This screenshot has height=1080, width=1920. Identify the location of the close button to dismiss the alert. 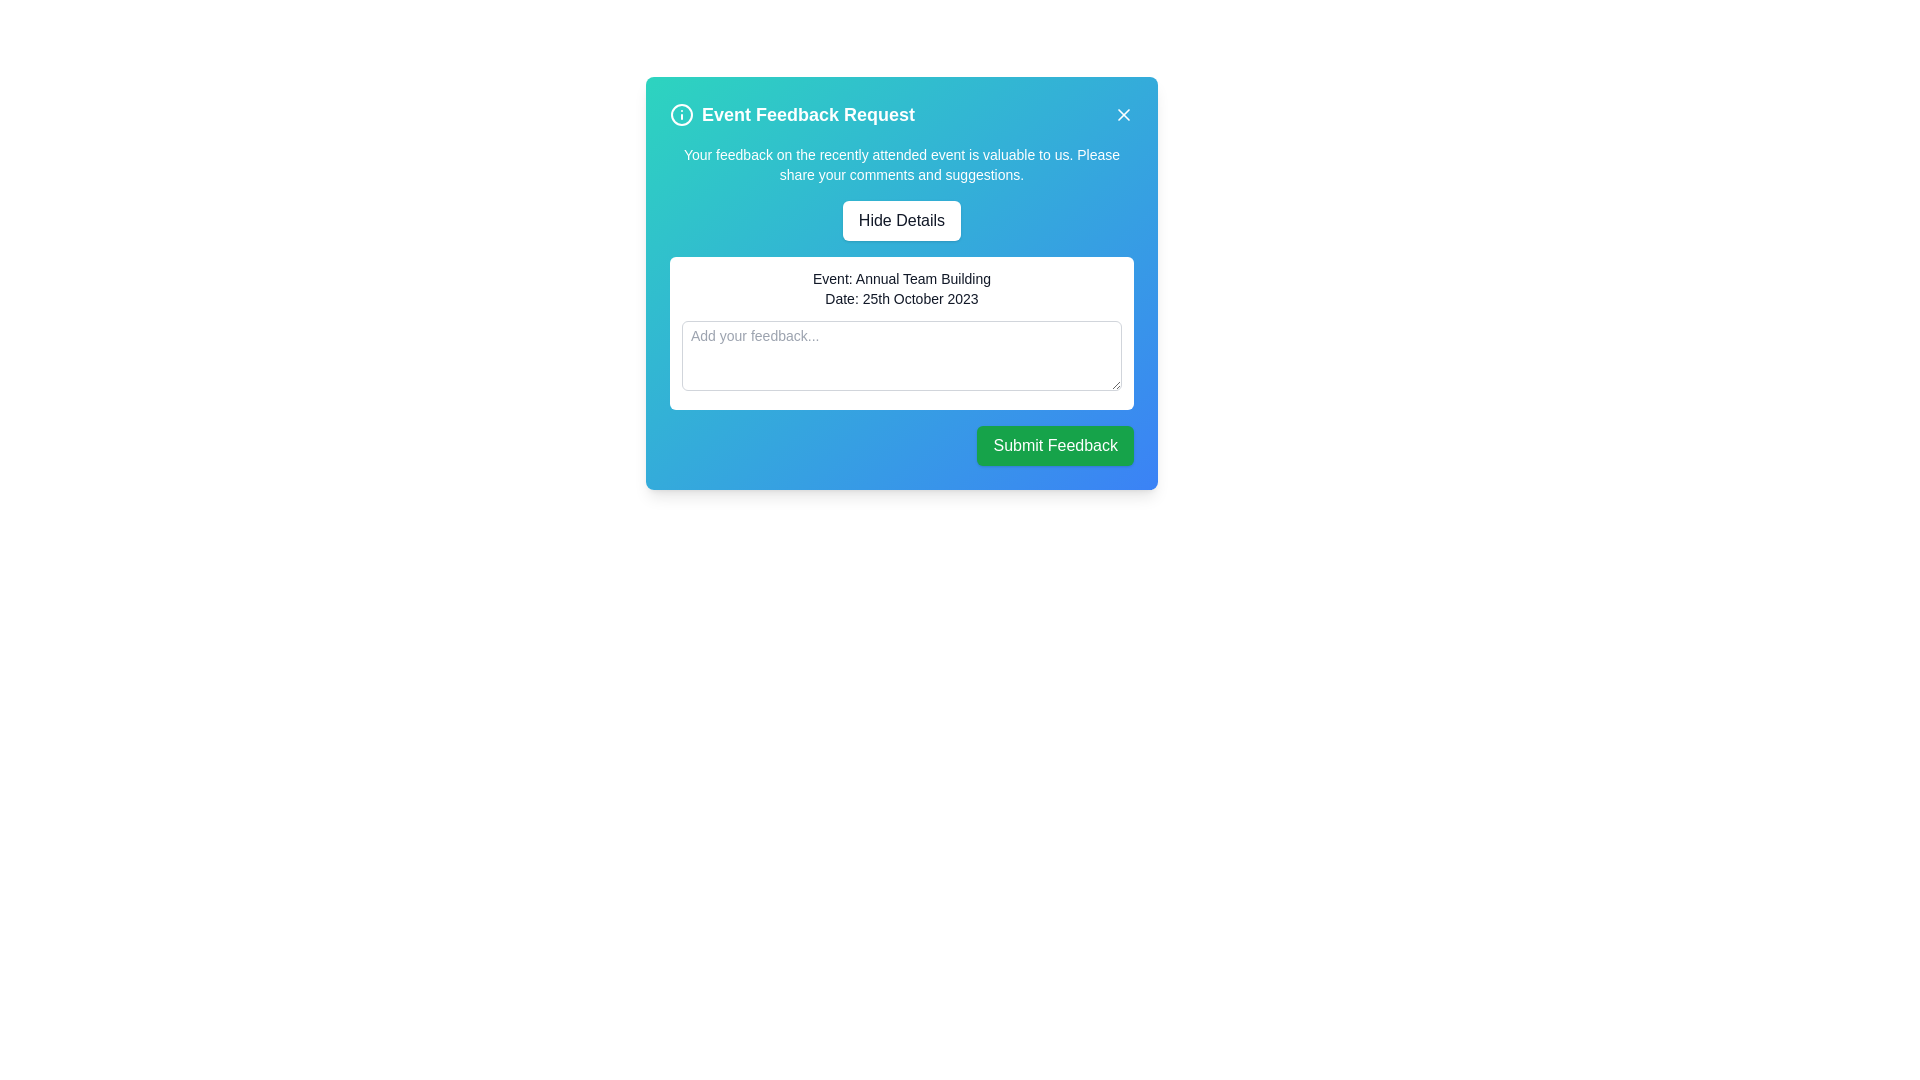
(1123, 115).